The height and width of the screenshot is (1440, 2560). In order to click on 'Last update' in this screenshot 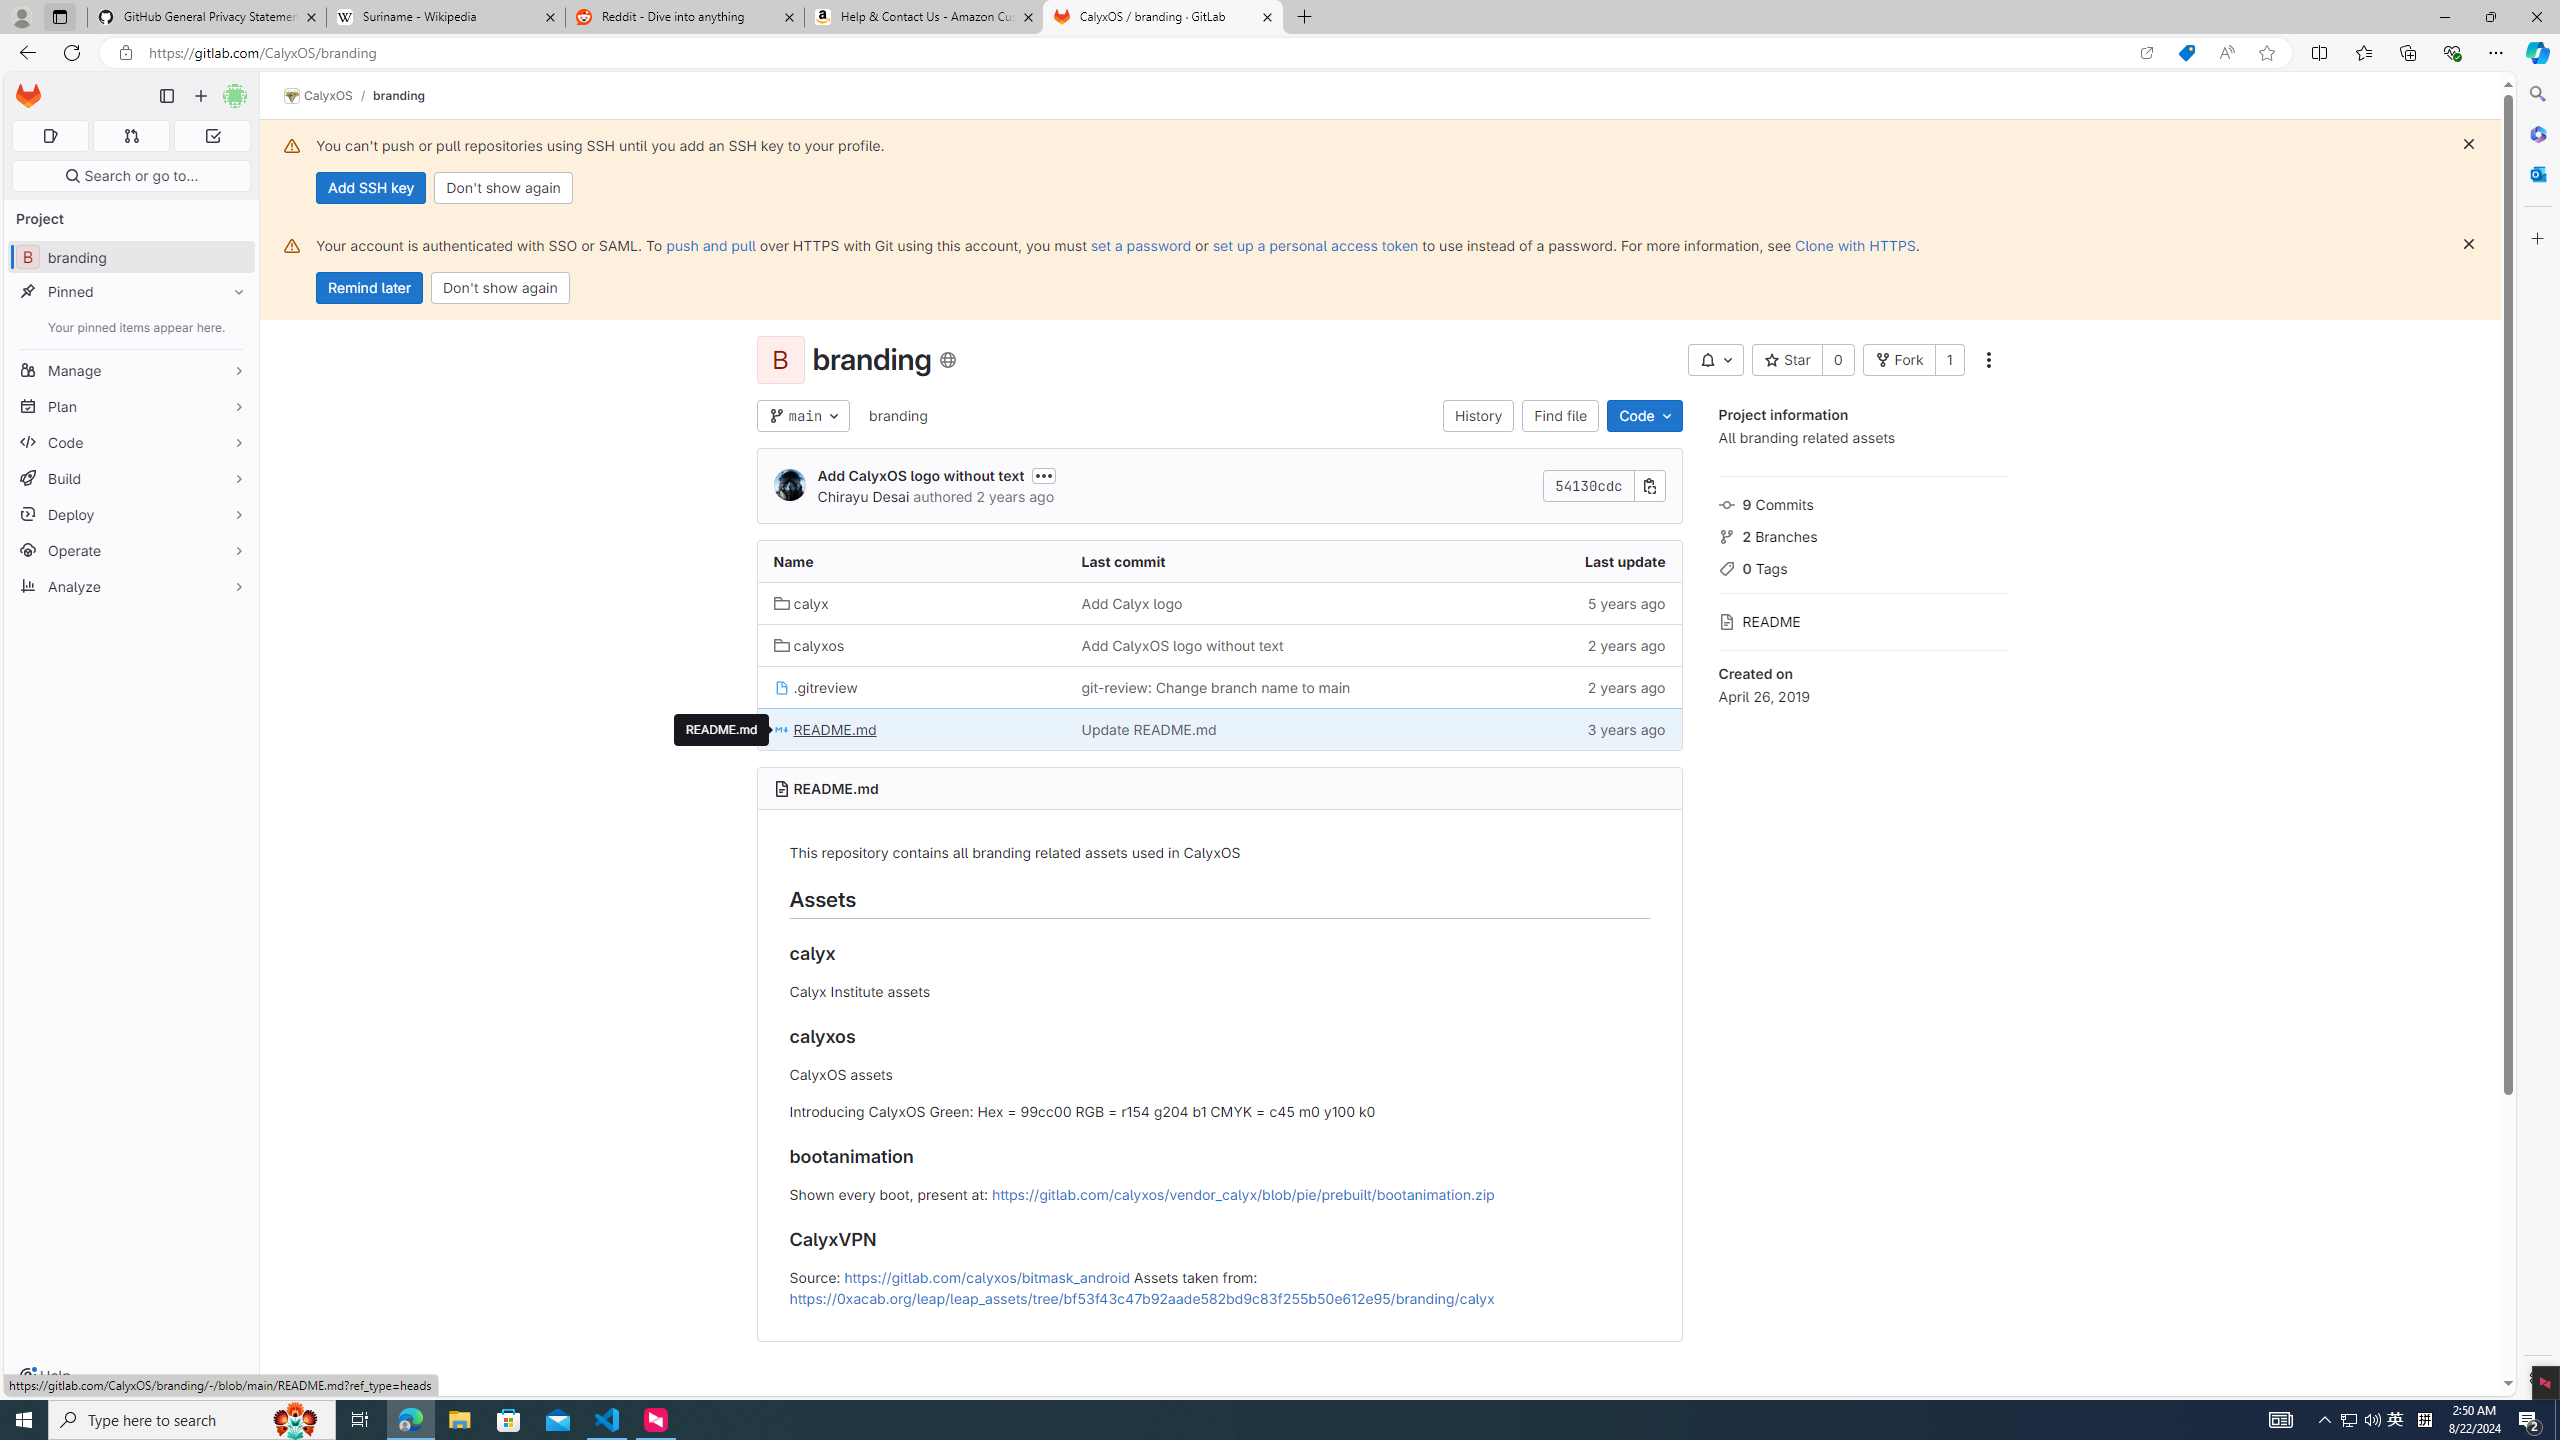, I will do `click(1526, 562)`.